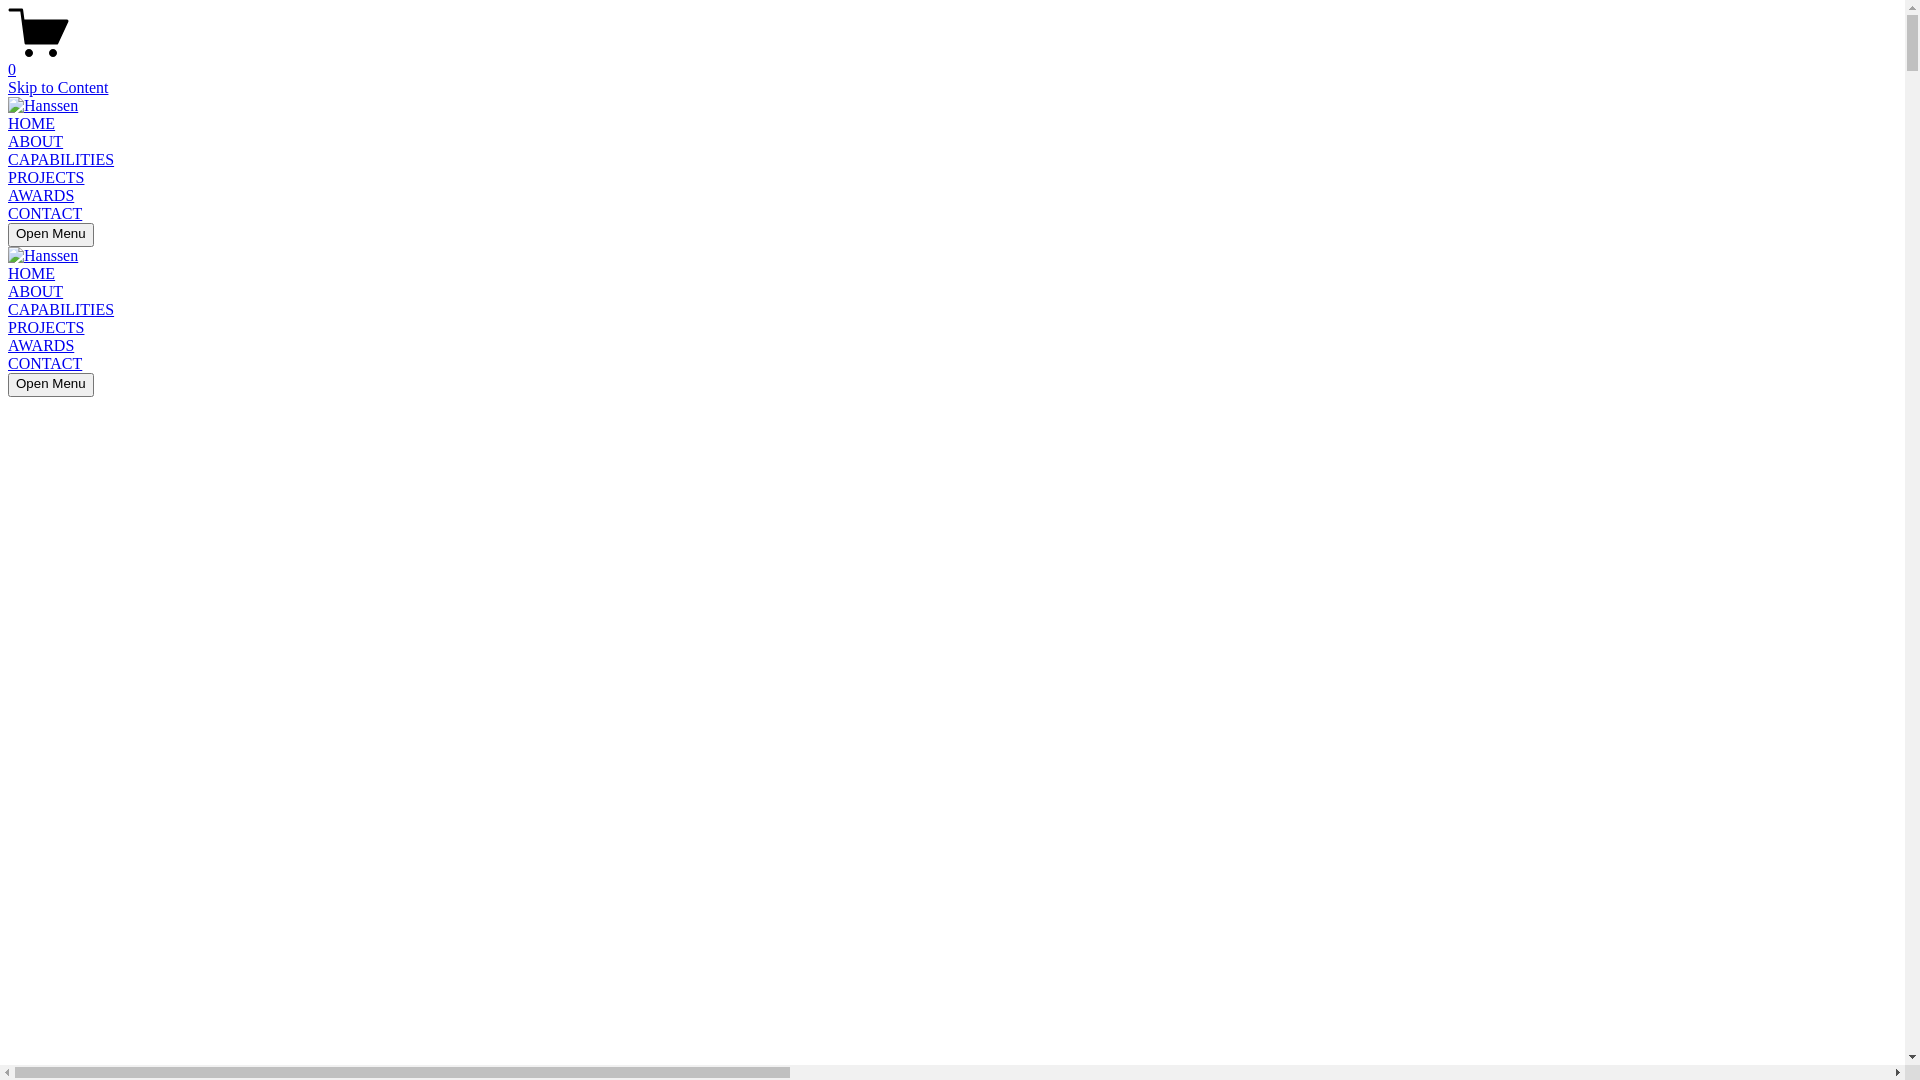 The image size is (1920, 1080). I want to click on 'HOME', so click(31, 273).